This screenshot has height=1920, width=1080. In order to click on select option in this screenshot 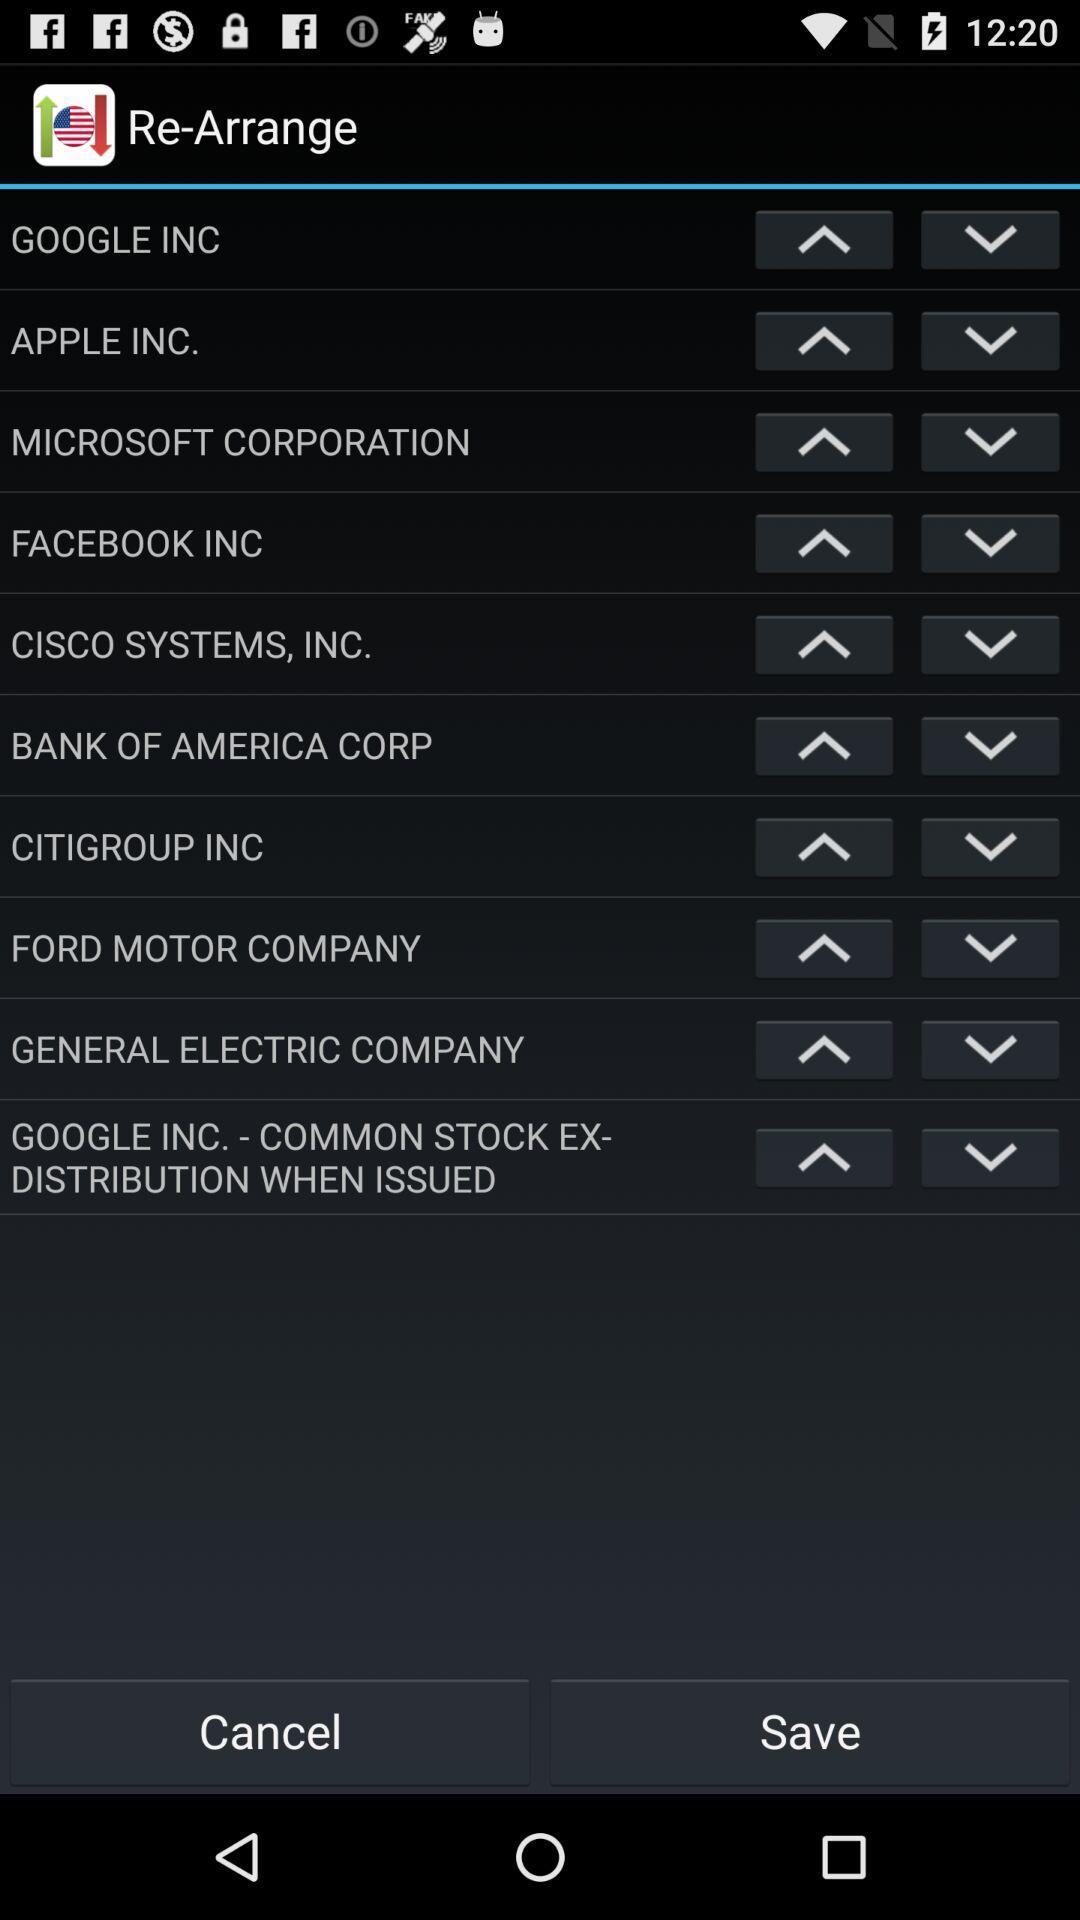, I will do `click(990, 946)`.